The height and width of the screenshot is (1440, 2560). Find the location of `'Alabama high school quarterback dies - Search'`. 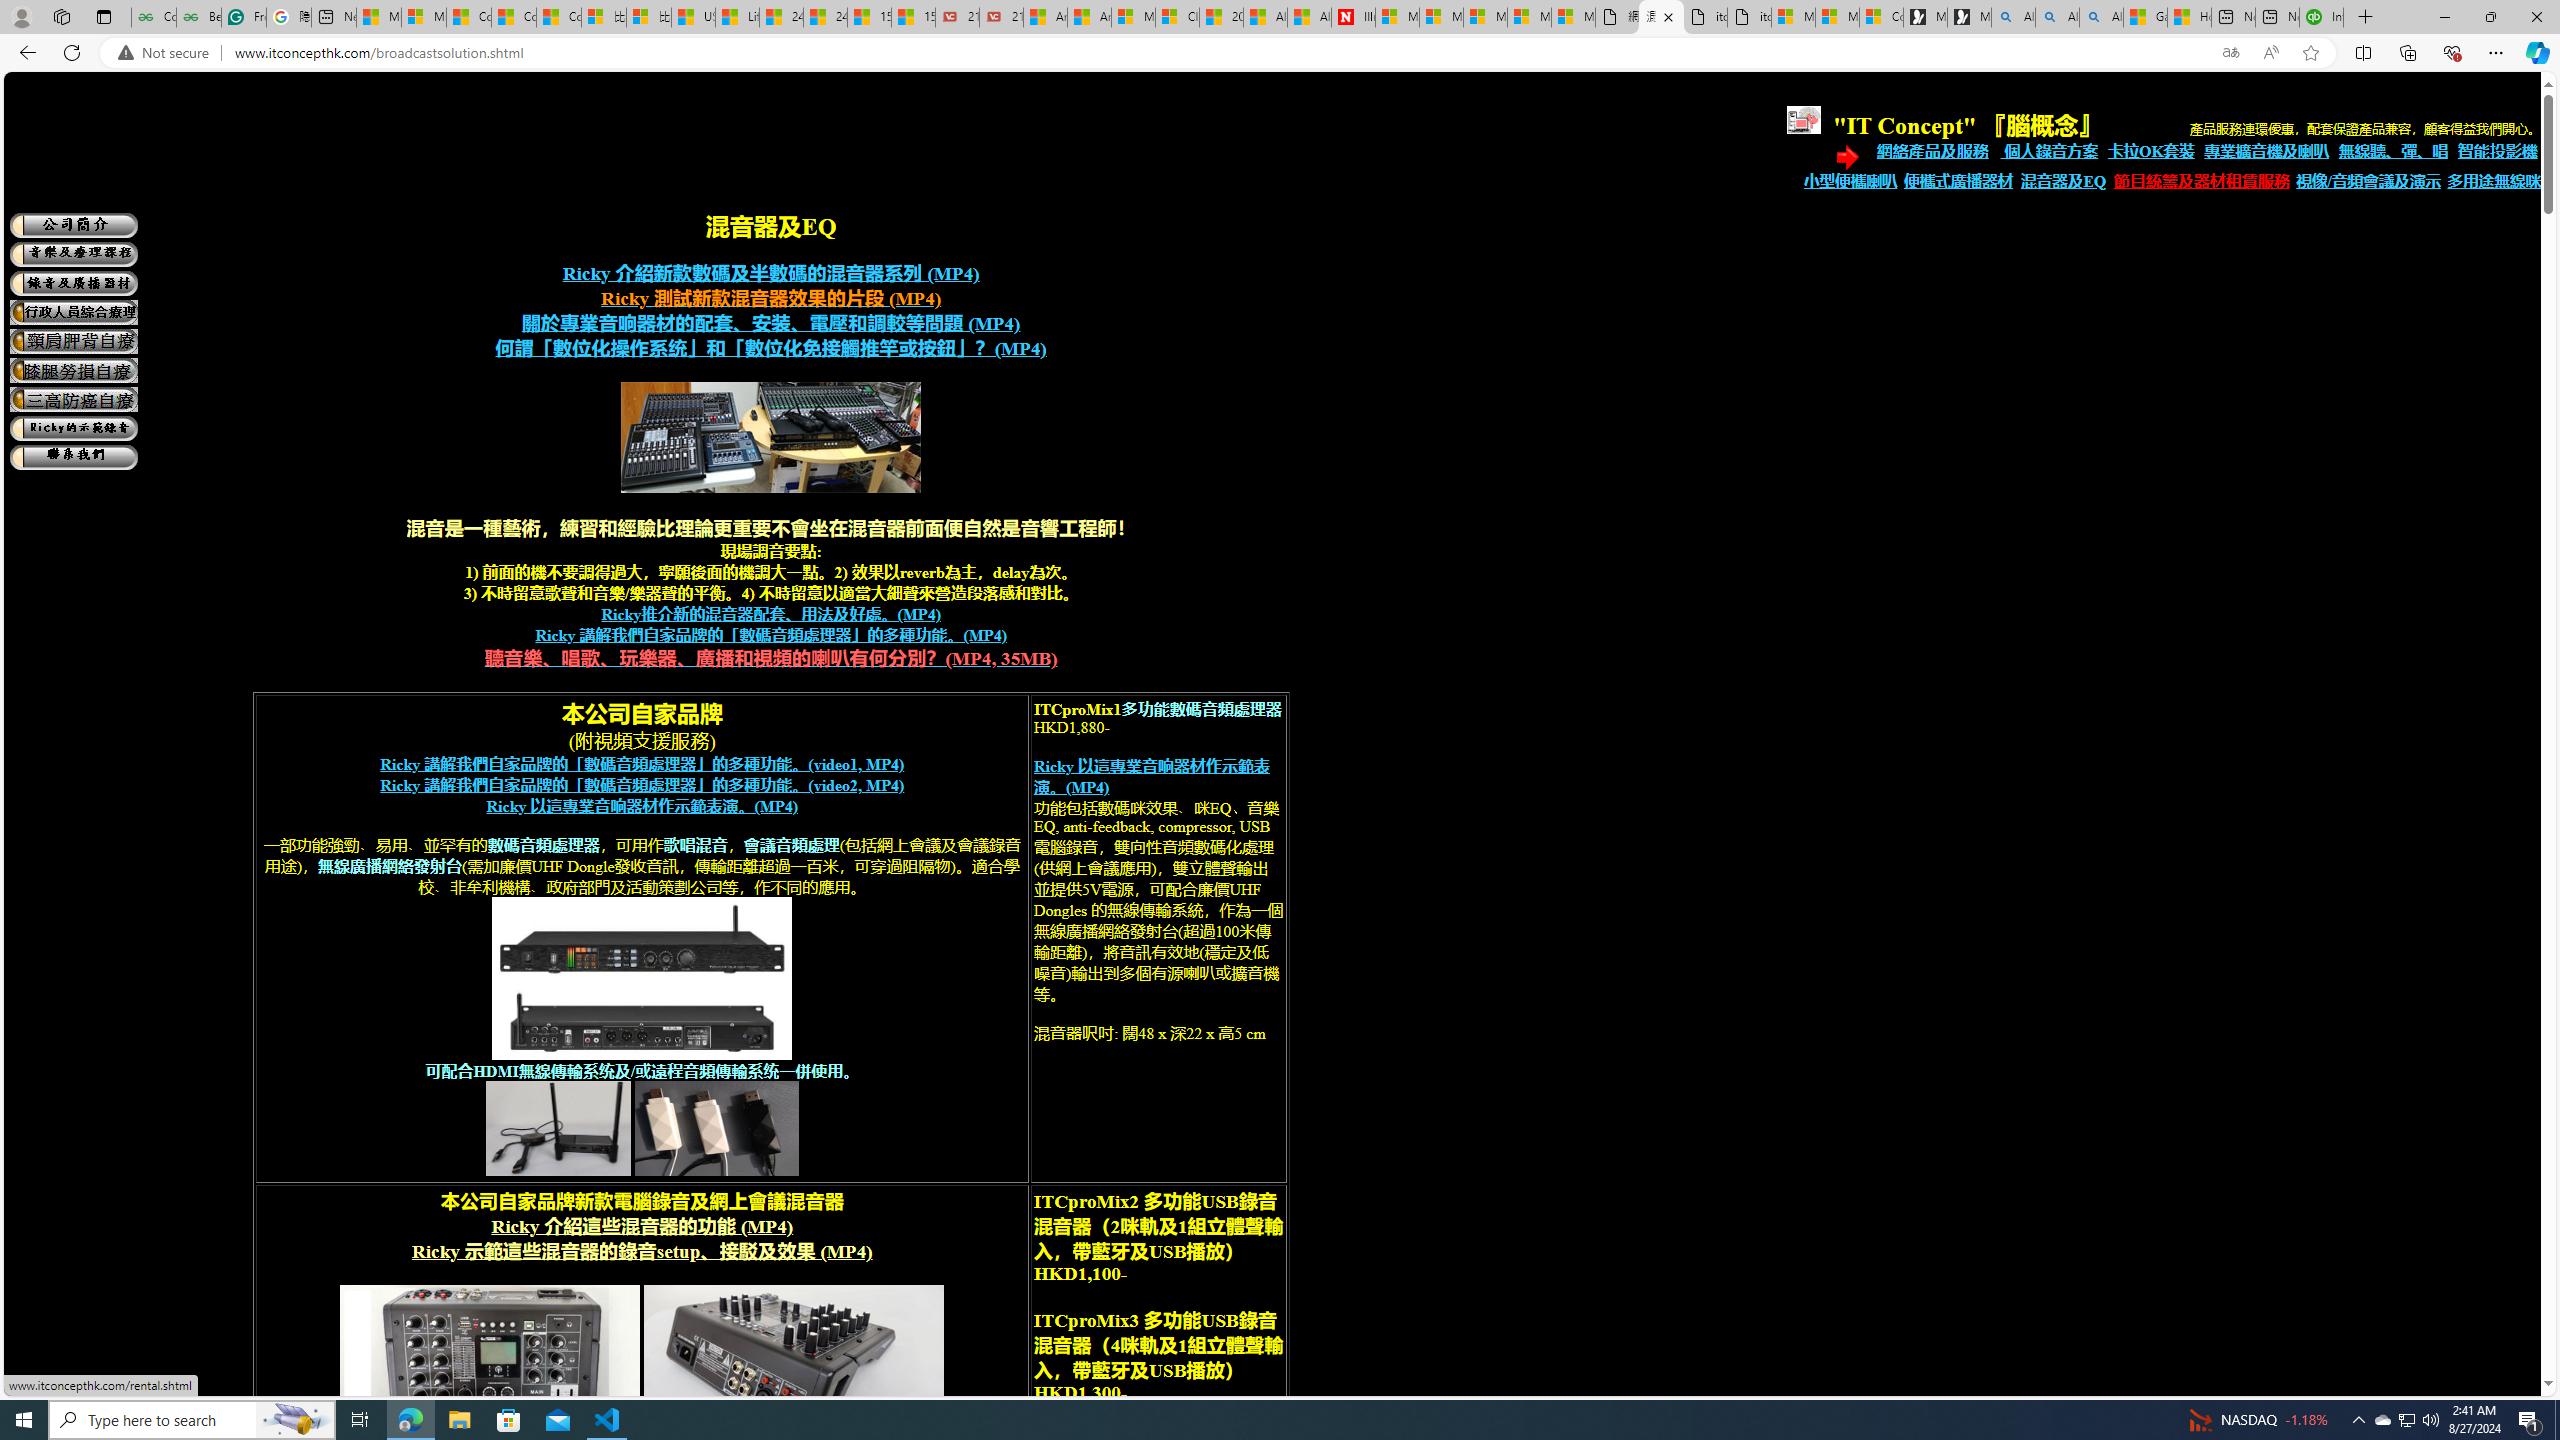

'Alabama high school quarterback dies - Search' is located at coordinates (2013, 16).